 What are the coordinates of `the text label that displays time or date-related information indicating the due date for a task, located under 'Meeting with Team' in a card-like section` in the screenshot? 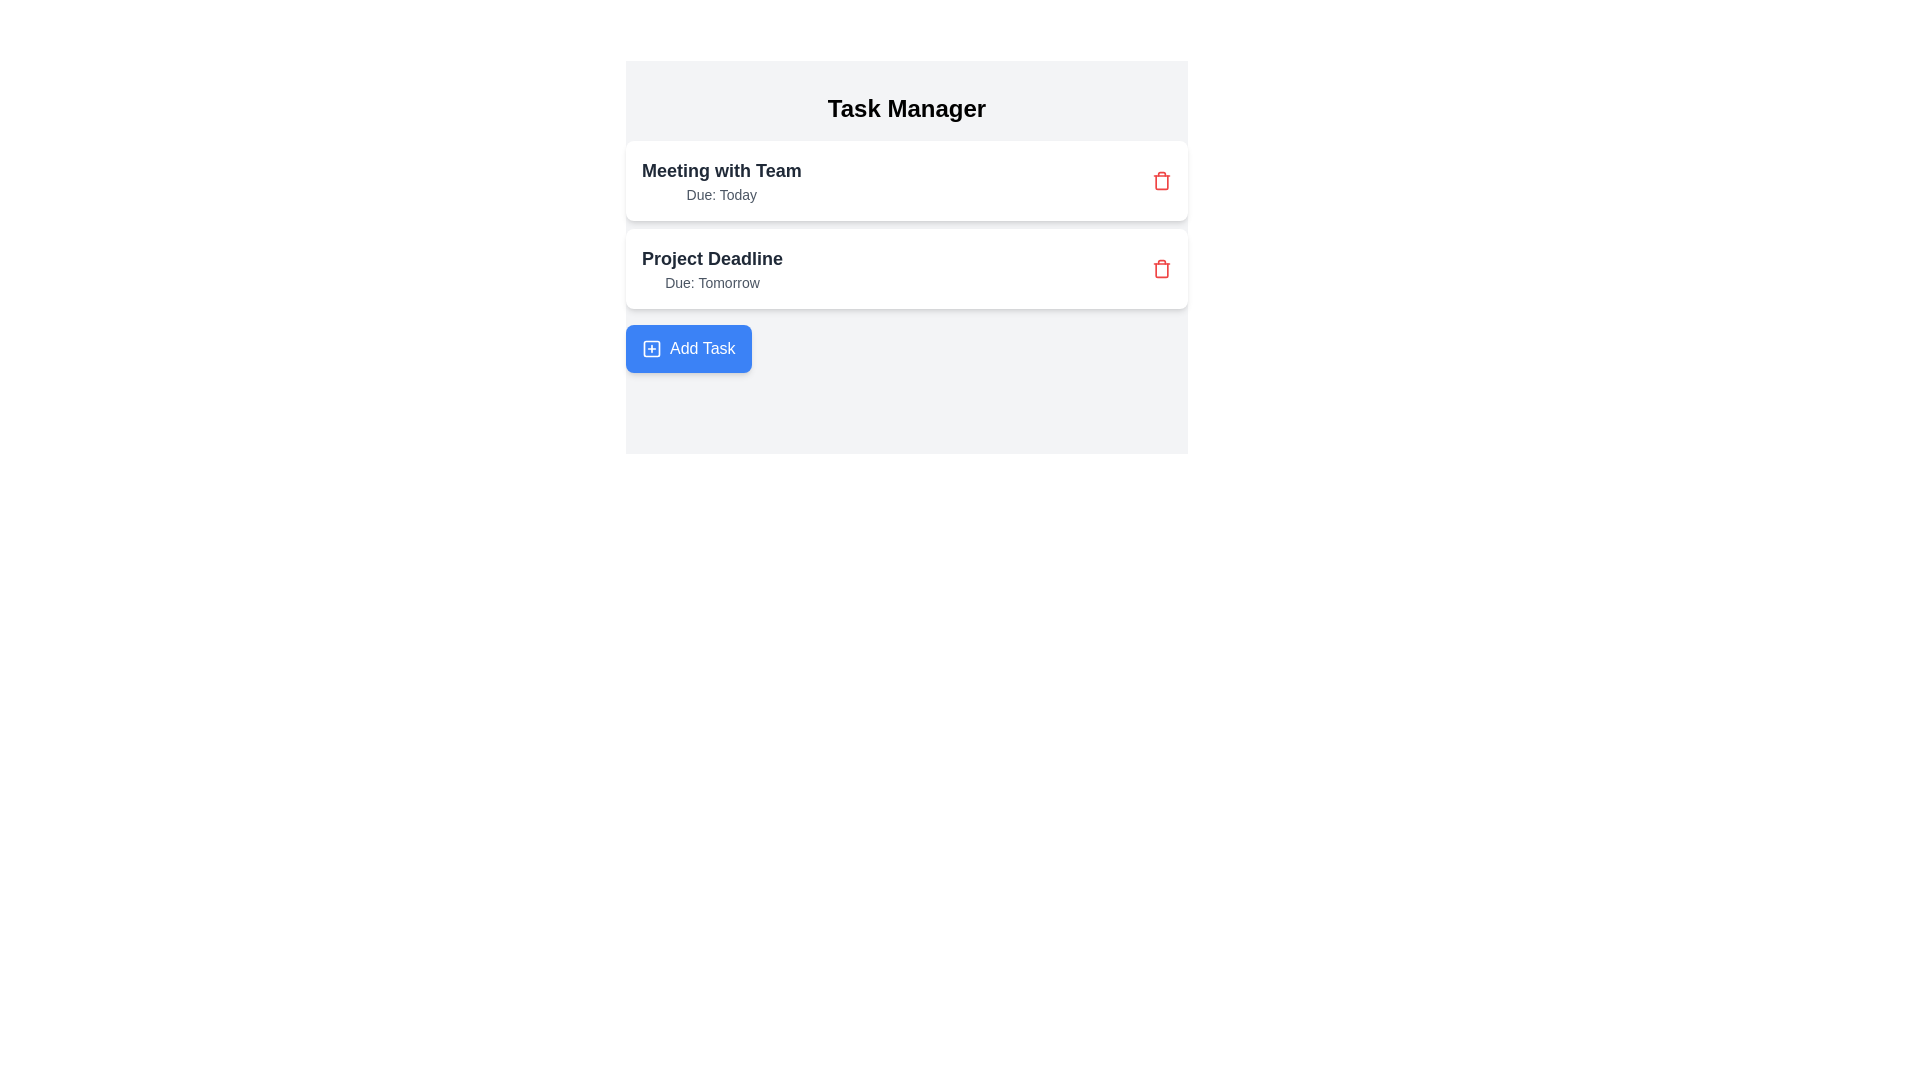 It's located at (720, 195).